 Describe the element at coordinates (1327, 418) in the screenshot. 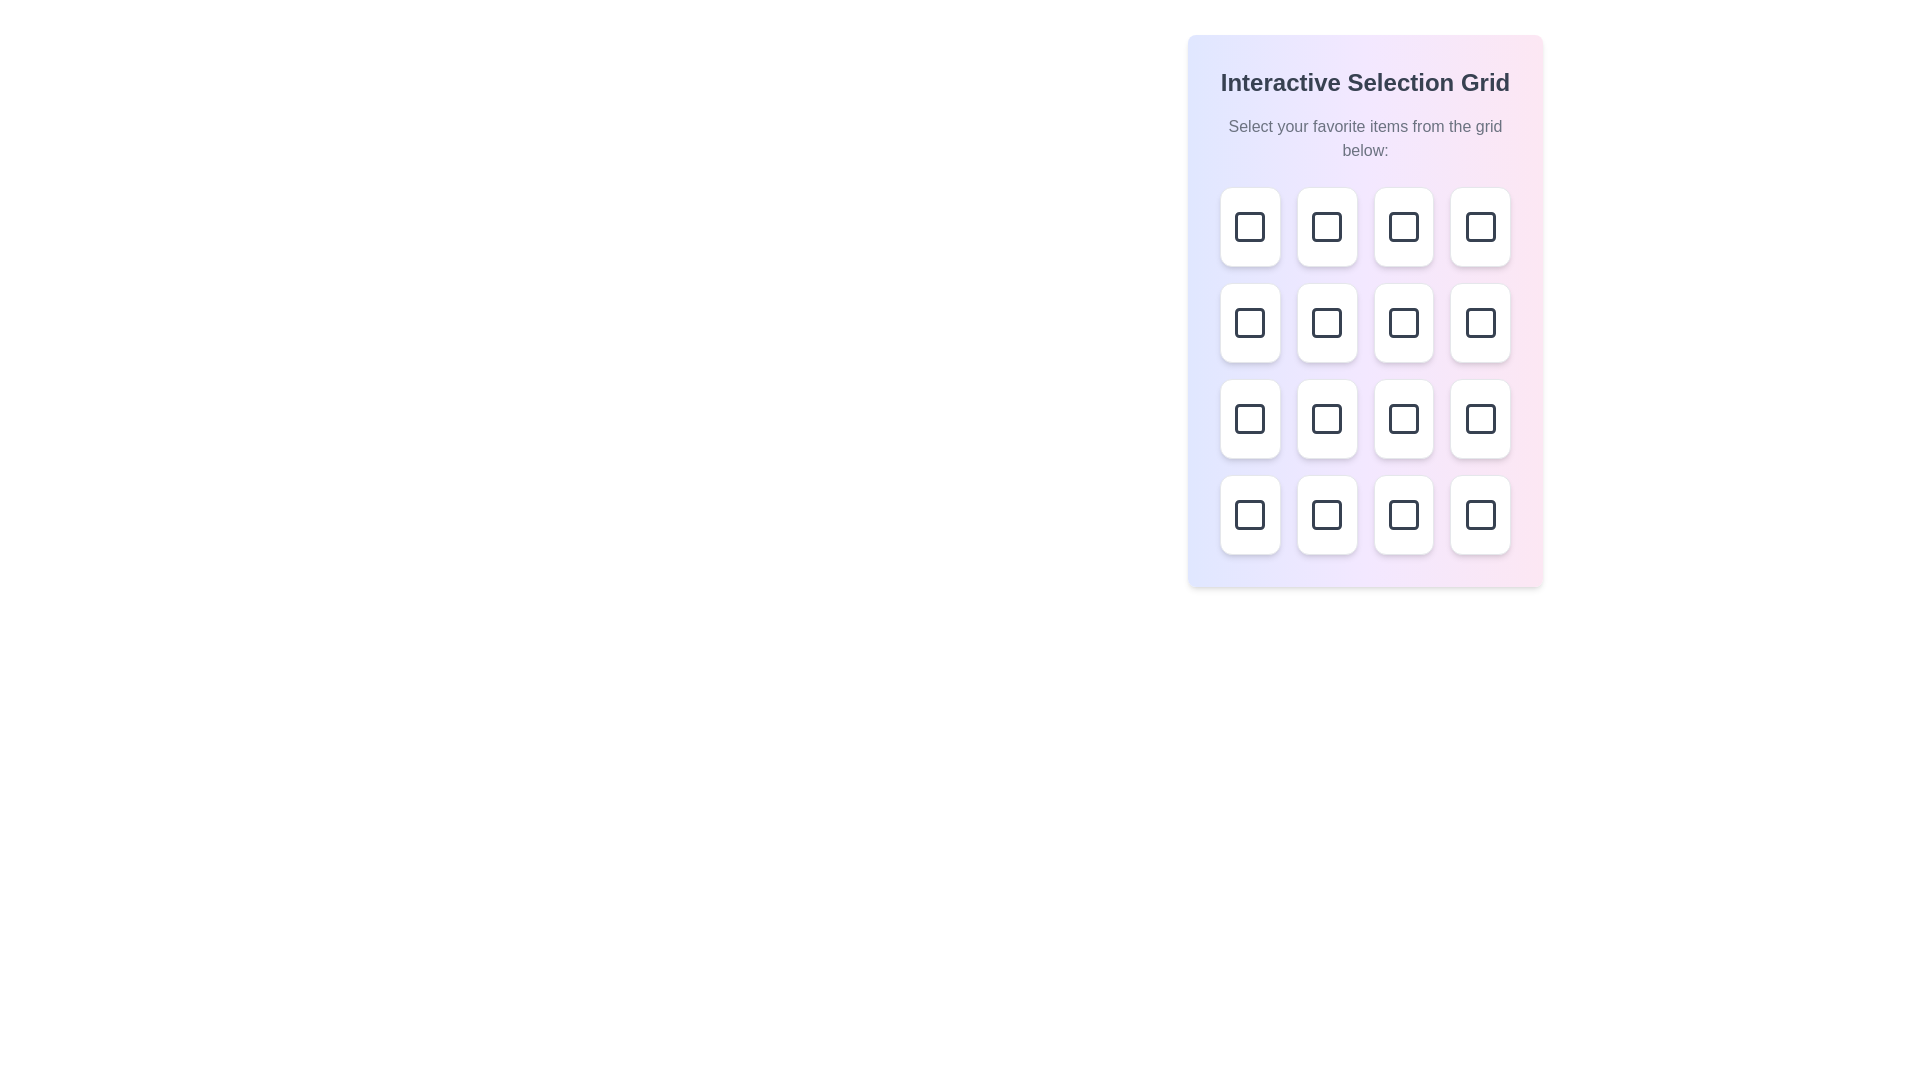

I see `the square button with a white background and dark gray border located in the third row and second column to change its background color to light purple` at that location.